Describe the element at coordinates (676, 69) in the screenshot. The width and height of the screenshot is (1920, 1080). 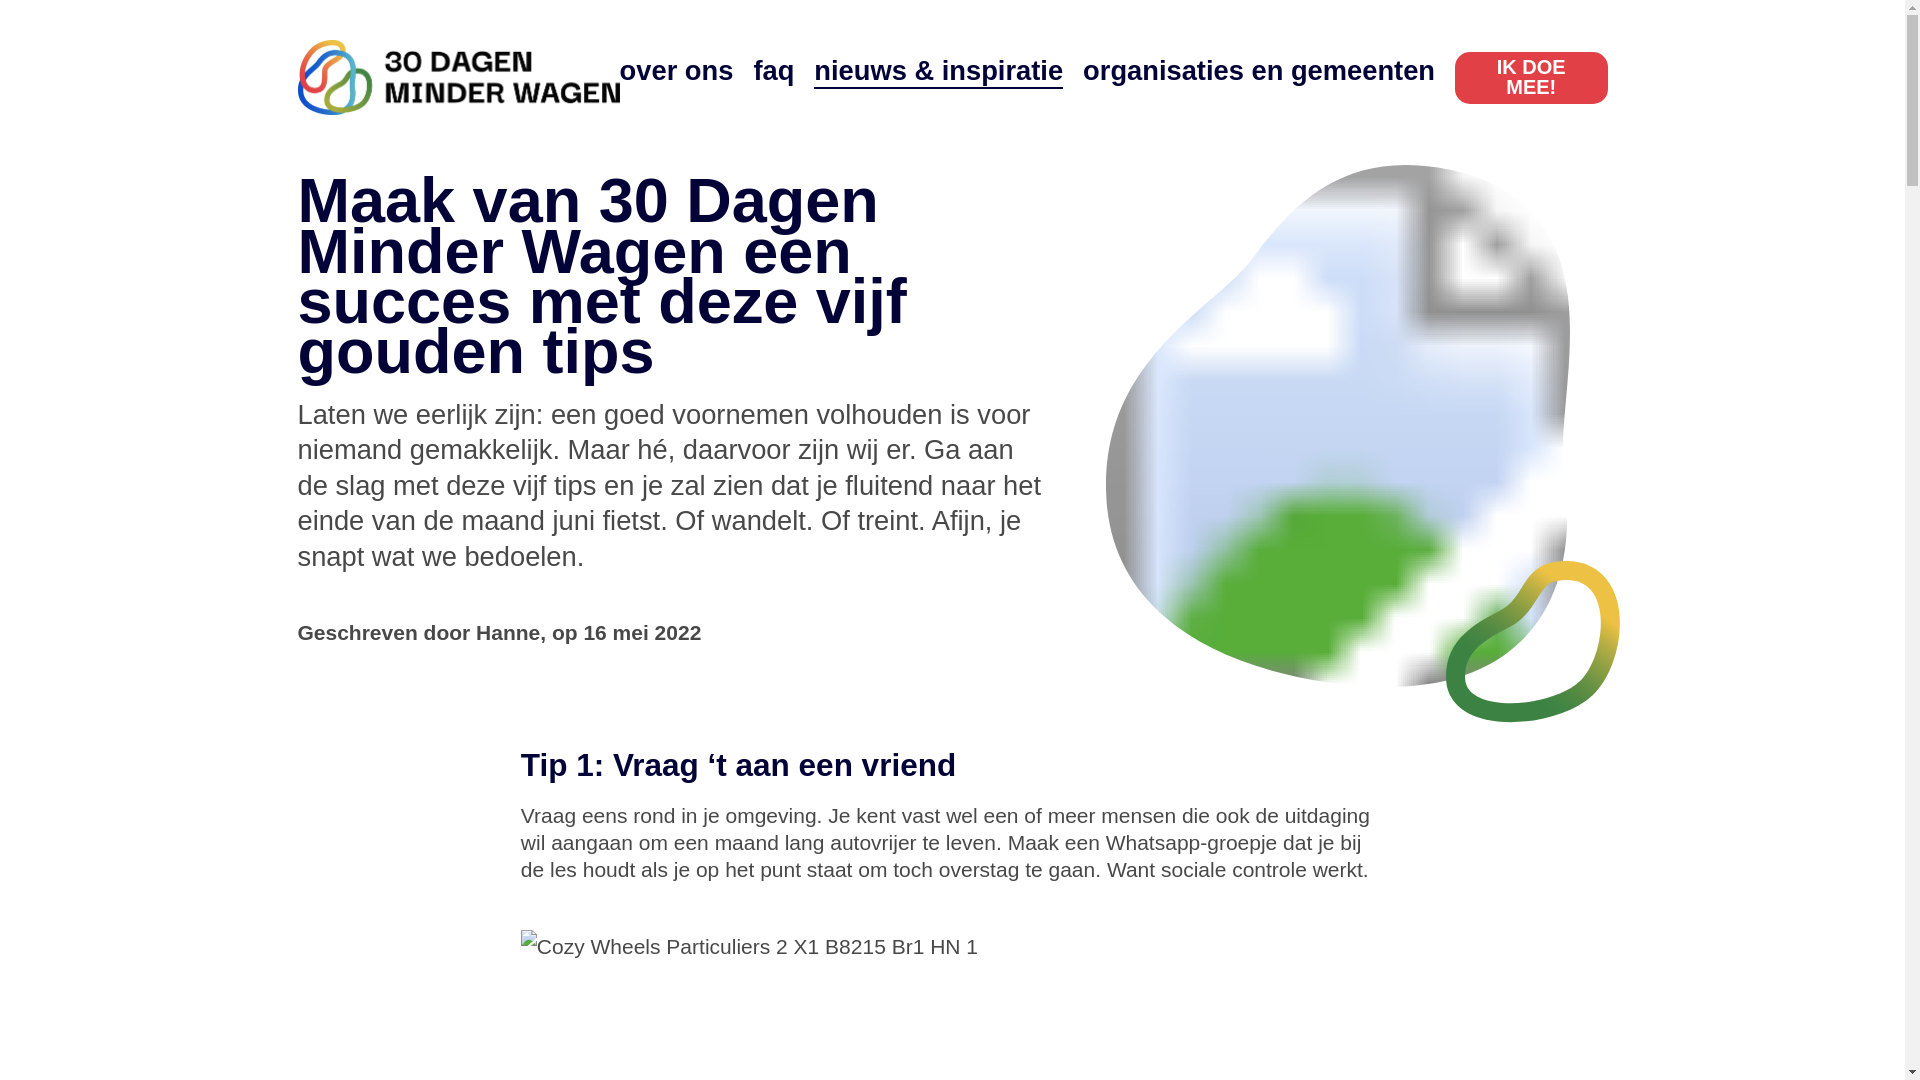
I see `'over ons'` at that location.